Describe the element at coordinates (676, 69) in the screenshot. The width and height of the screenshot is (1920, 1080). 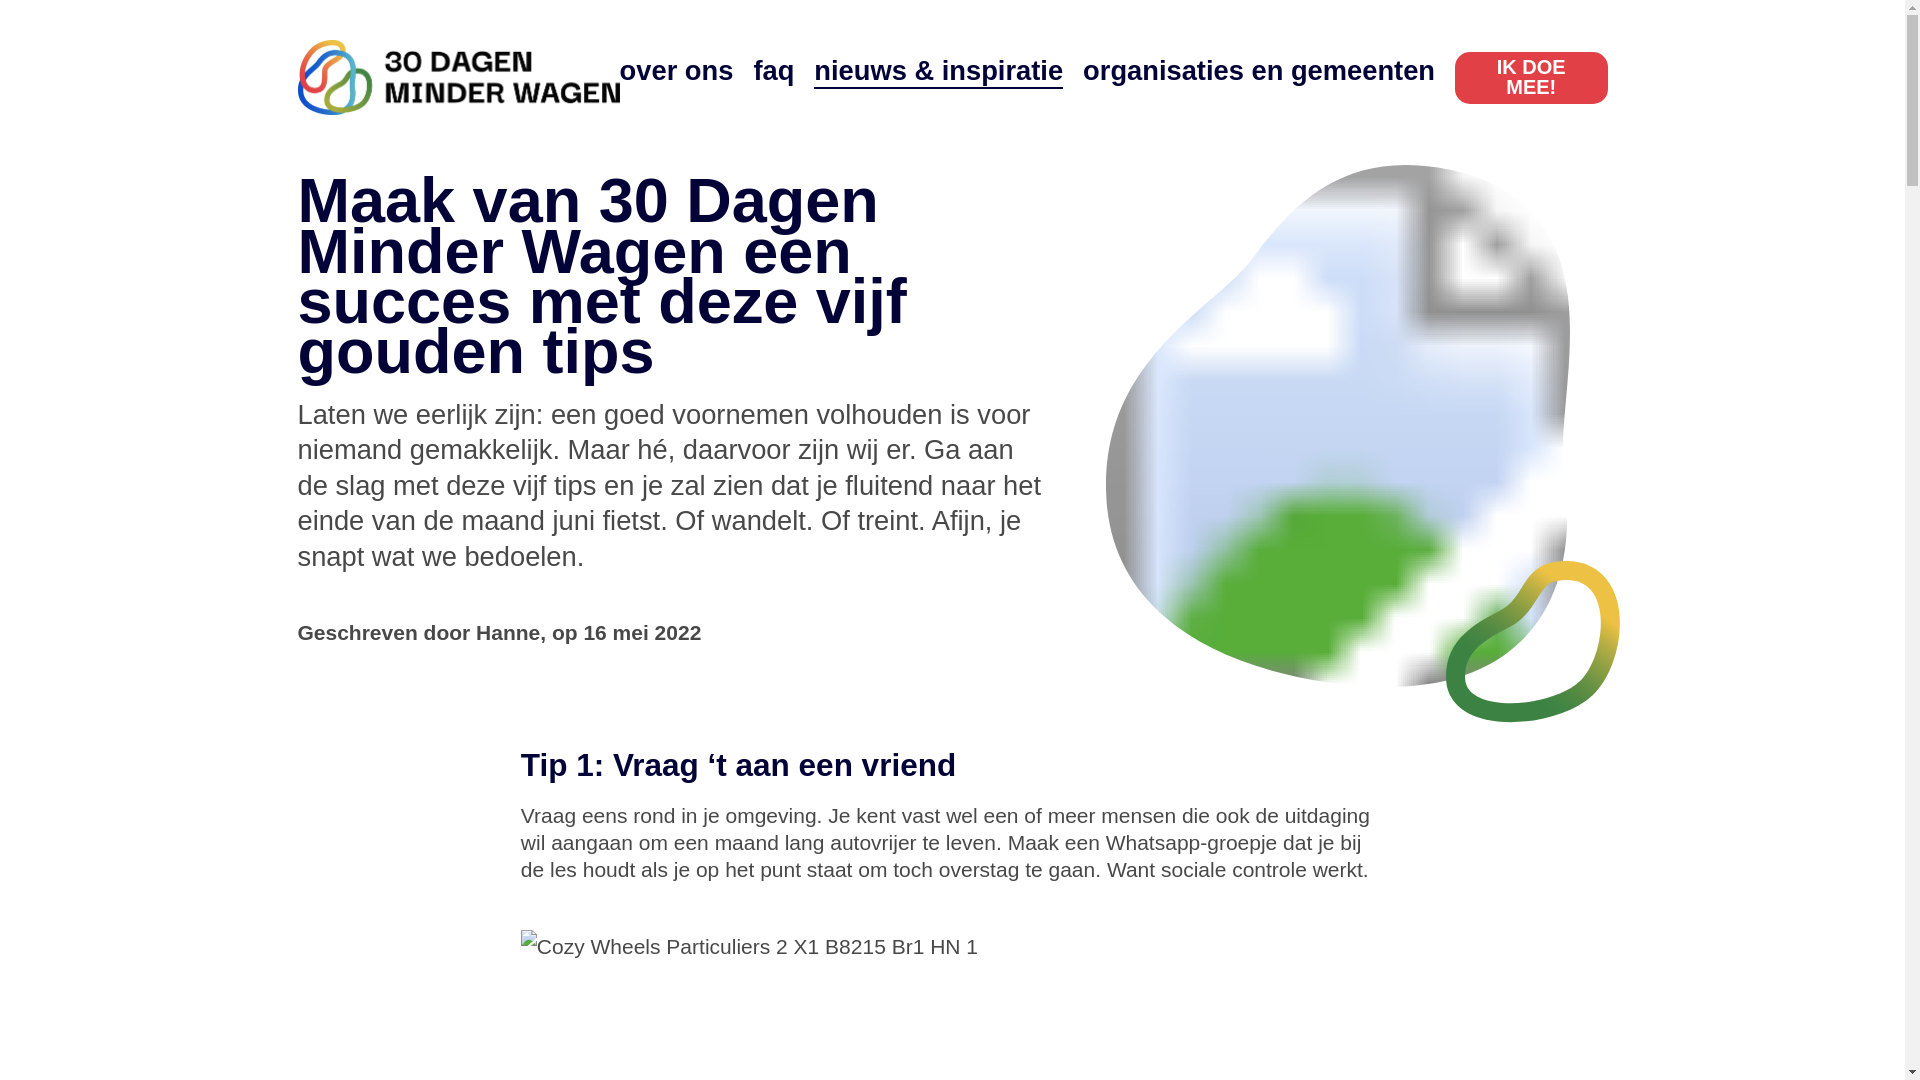
I see `'over ons'` at that location.